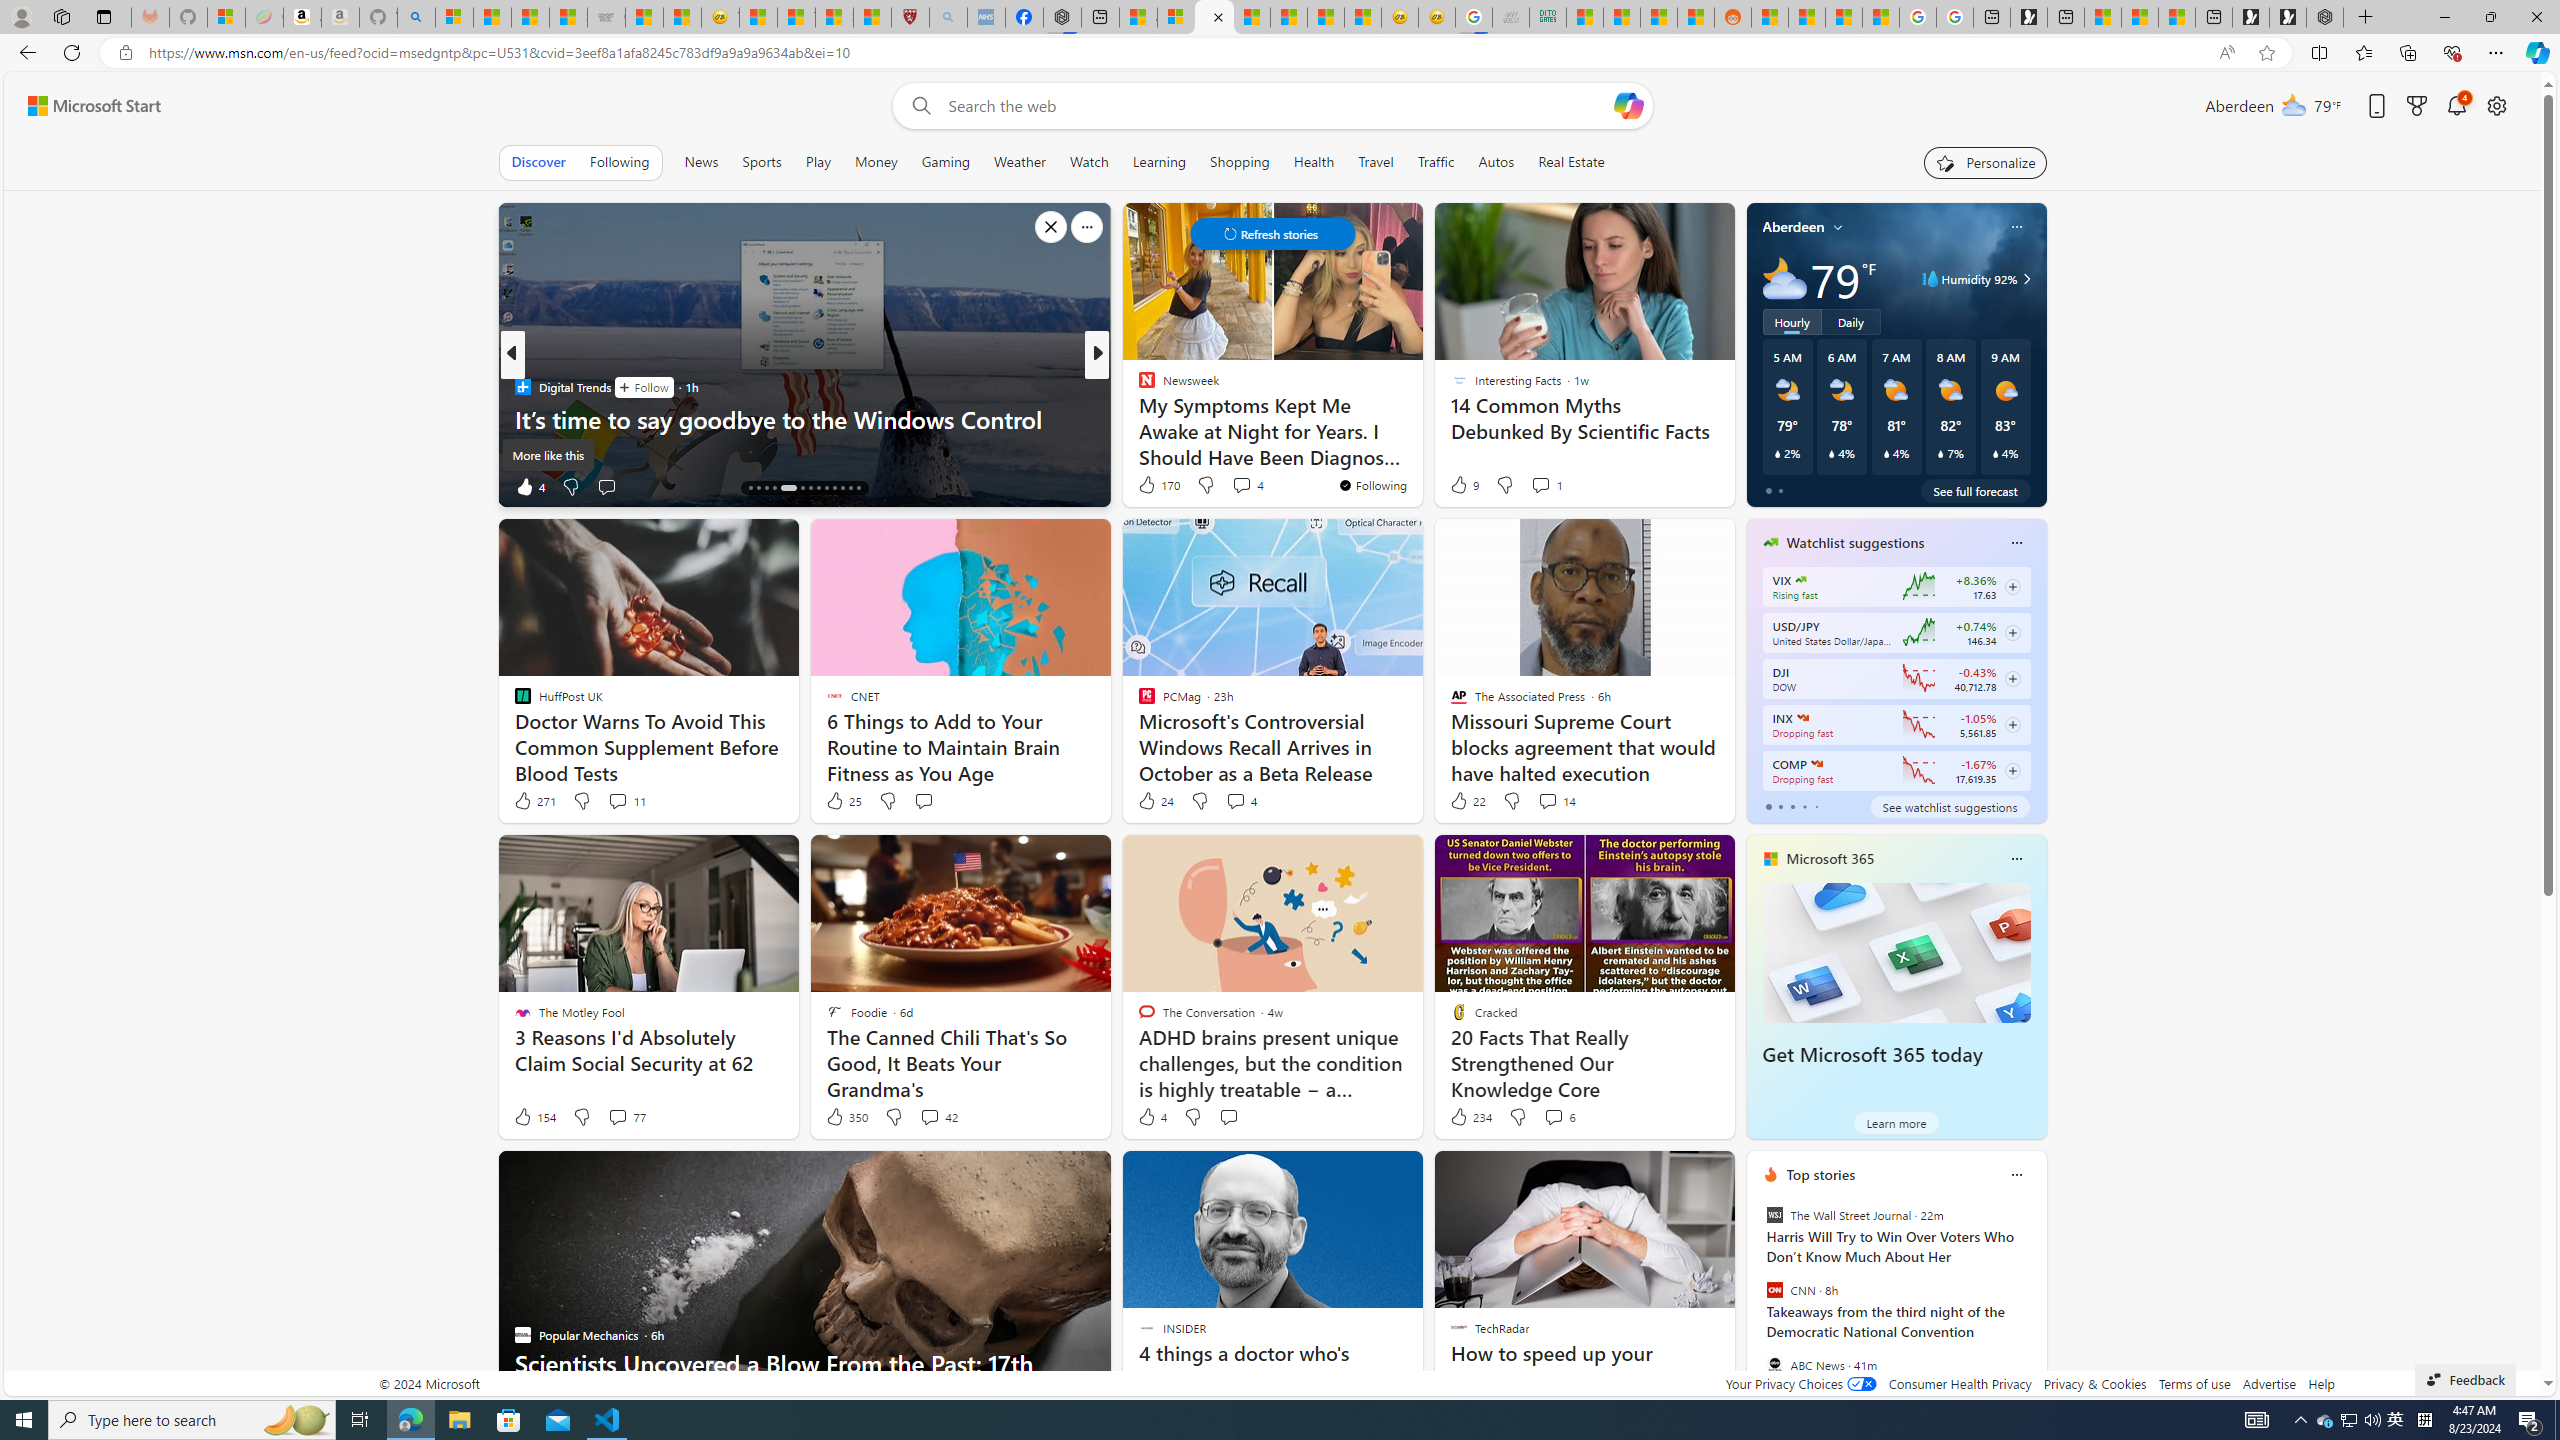  What do you see at coordinates (533, 1115) in the screenshot?
I see `'154 Like'` at bounding box center [533, 1115].